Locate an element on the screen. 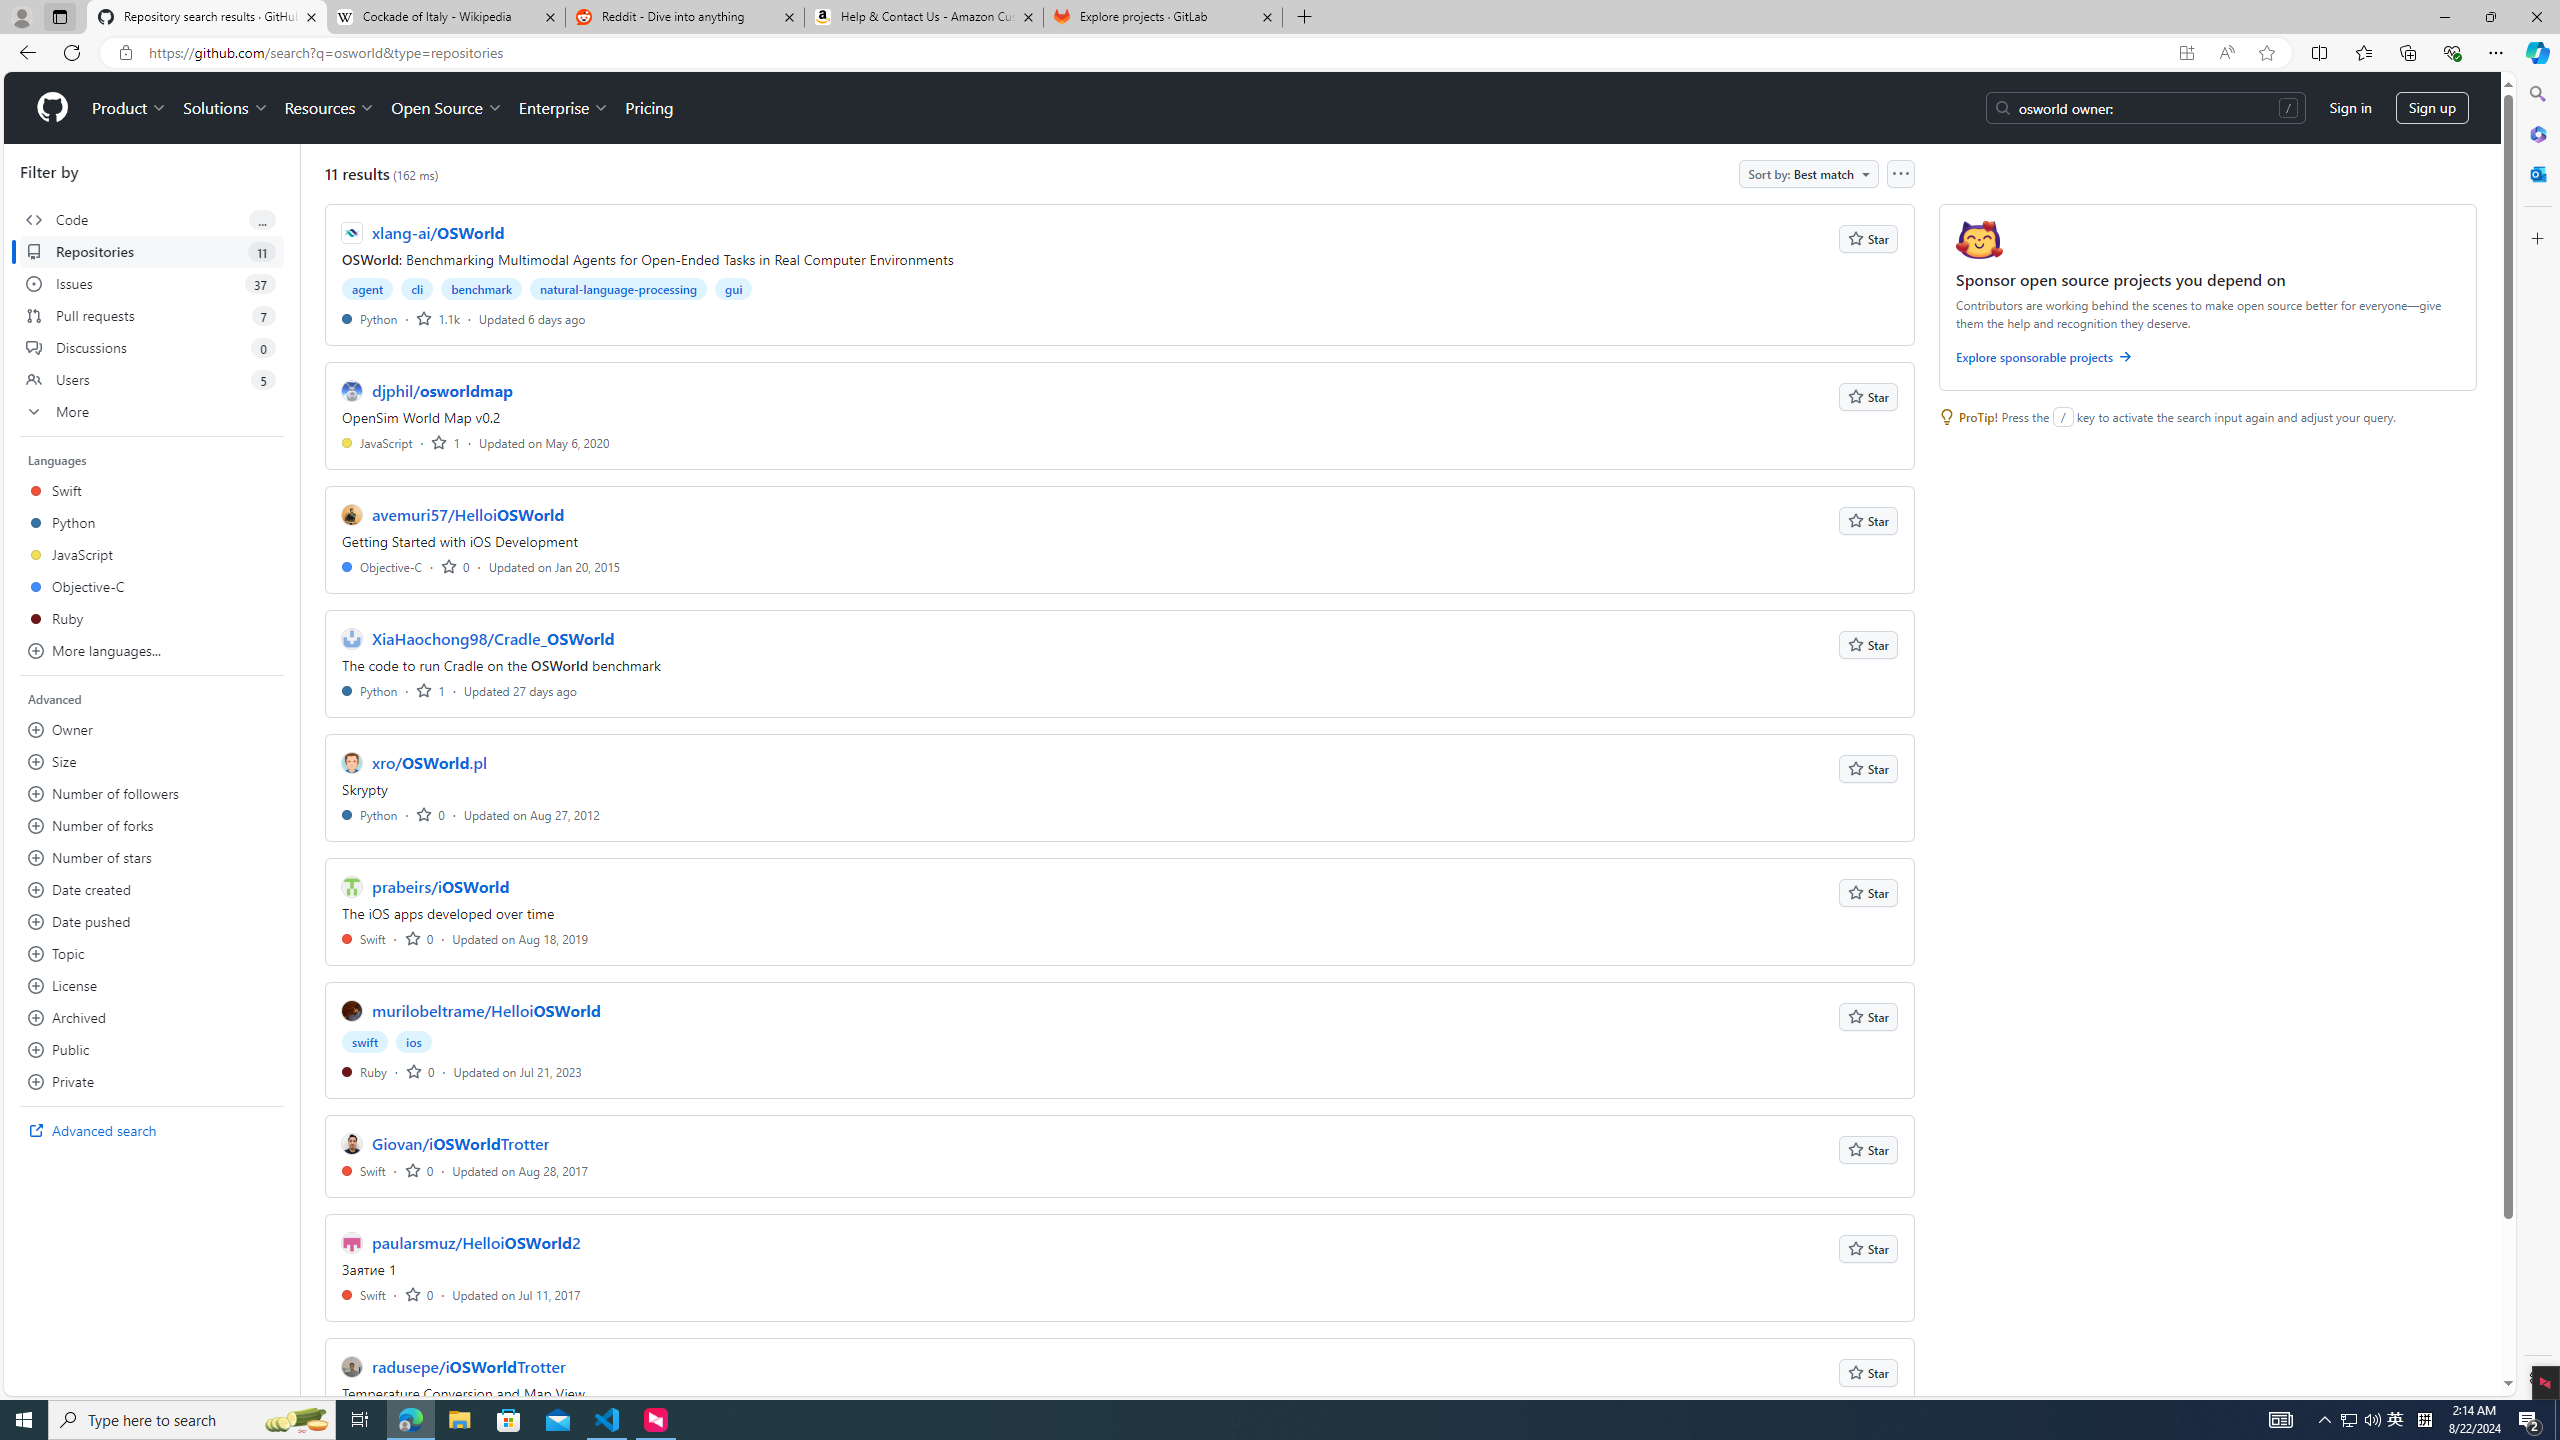 The width and height of the screenshot is (2560, 1440). 'benchmark' is located at coordinates (481, 287).